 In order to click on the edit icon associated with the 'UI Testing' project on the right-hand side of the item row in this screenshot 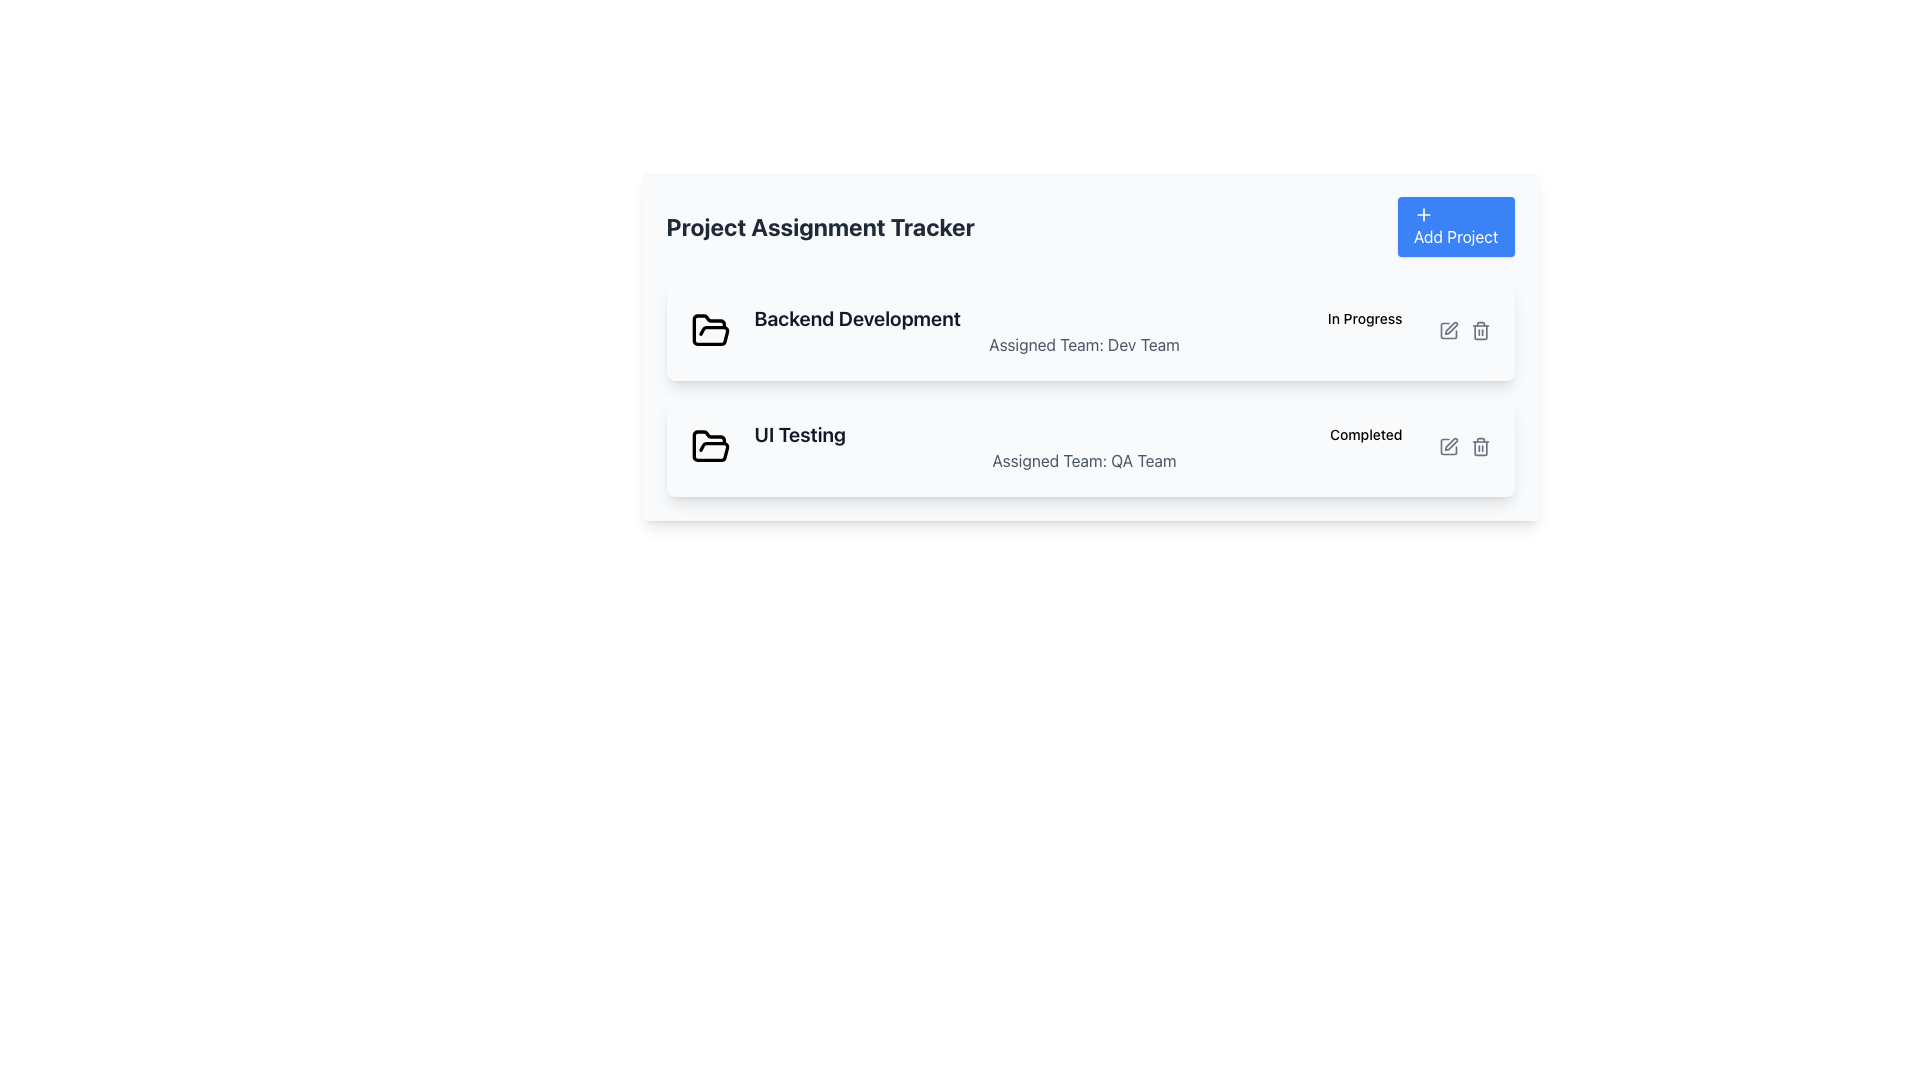, I will do `click(1448, 446)`.